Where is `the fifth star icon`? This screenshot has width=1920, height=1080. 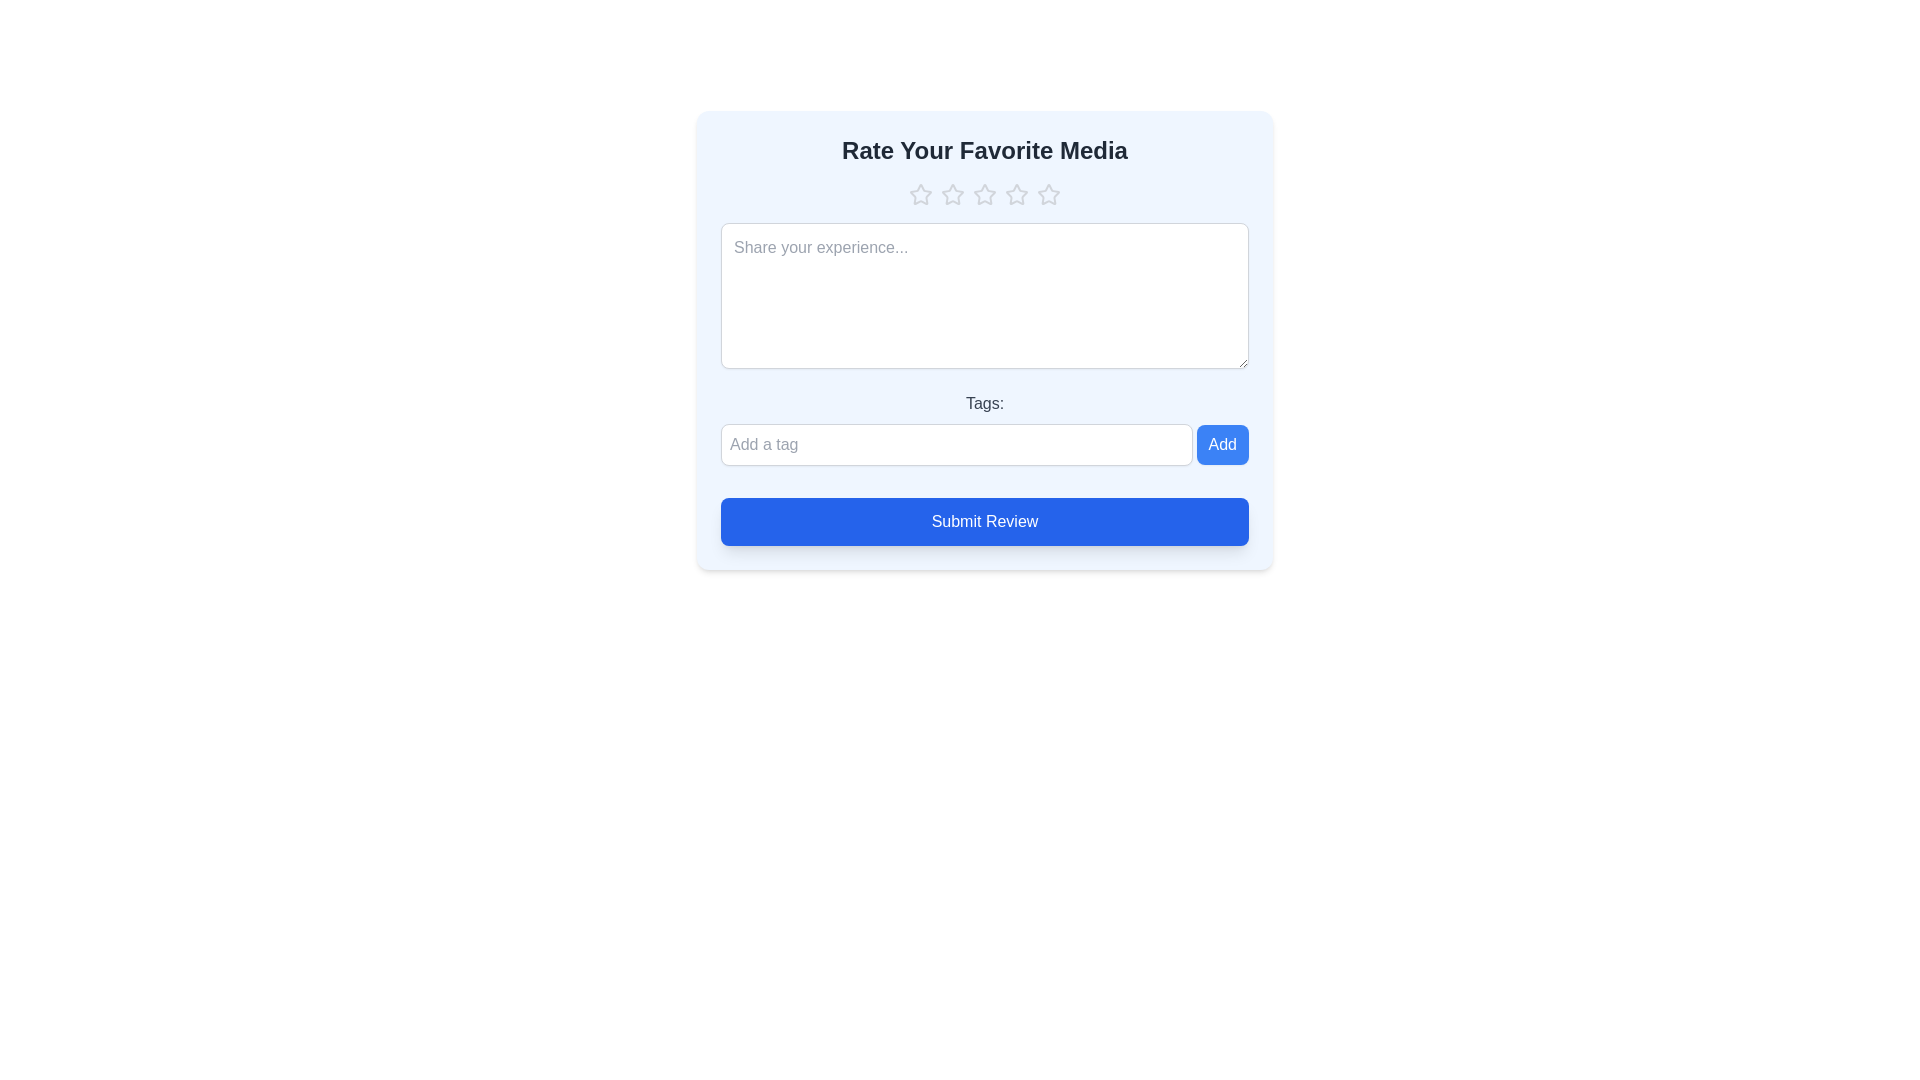 the fifth star icon is located at coordinates (1046, 193).